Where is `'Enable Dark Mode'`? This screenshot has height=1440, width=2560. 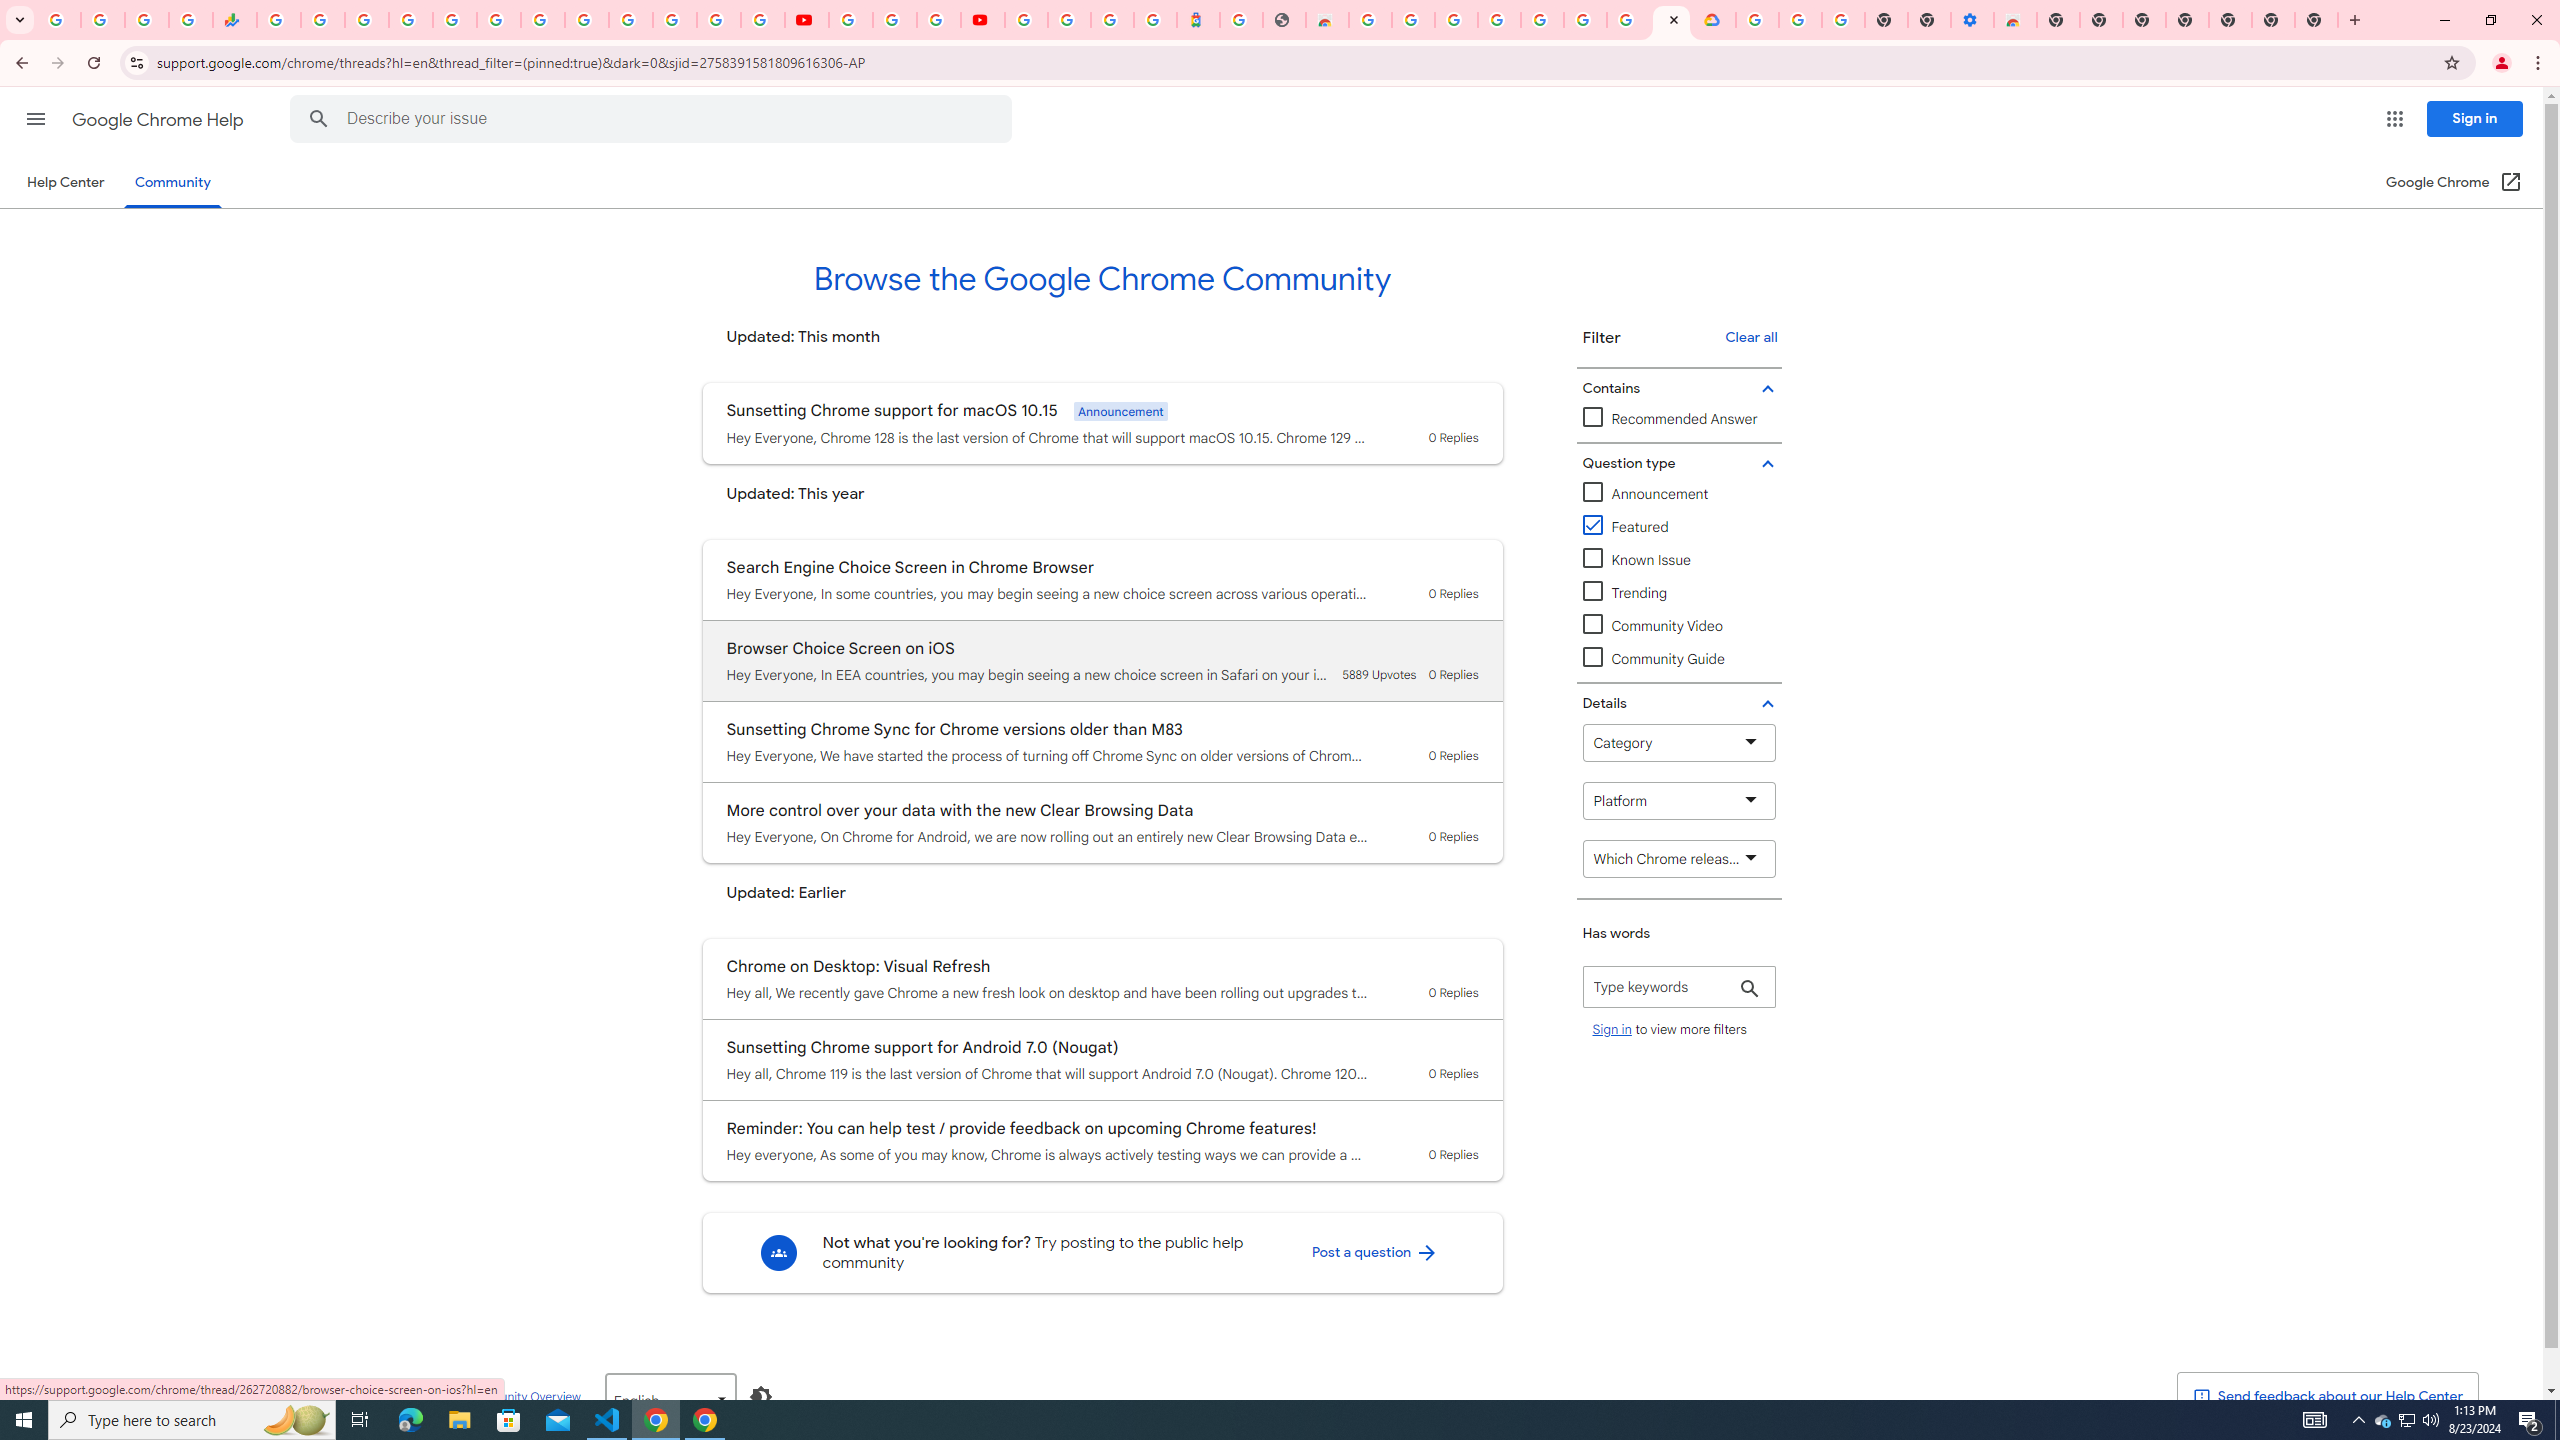 'Enable Dark Mode' is located at coordinates (761, 1395).